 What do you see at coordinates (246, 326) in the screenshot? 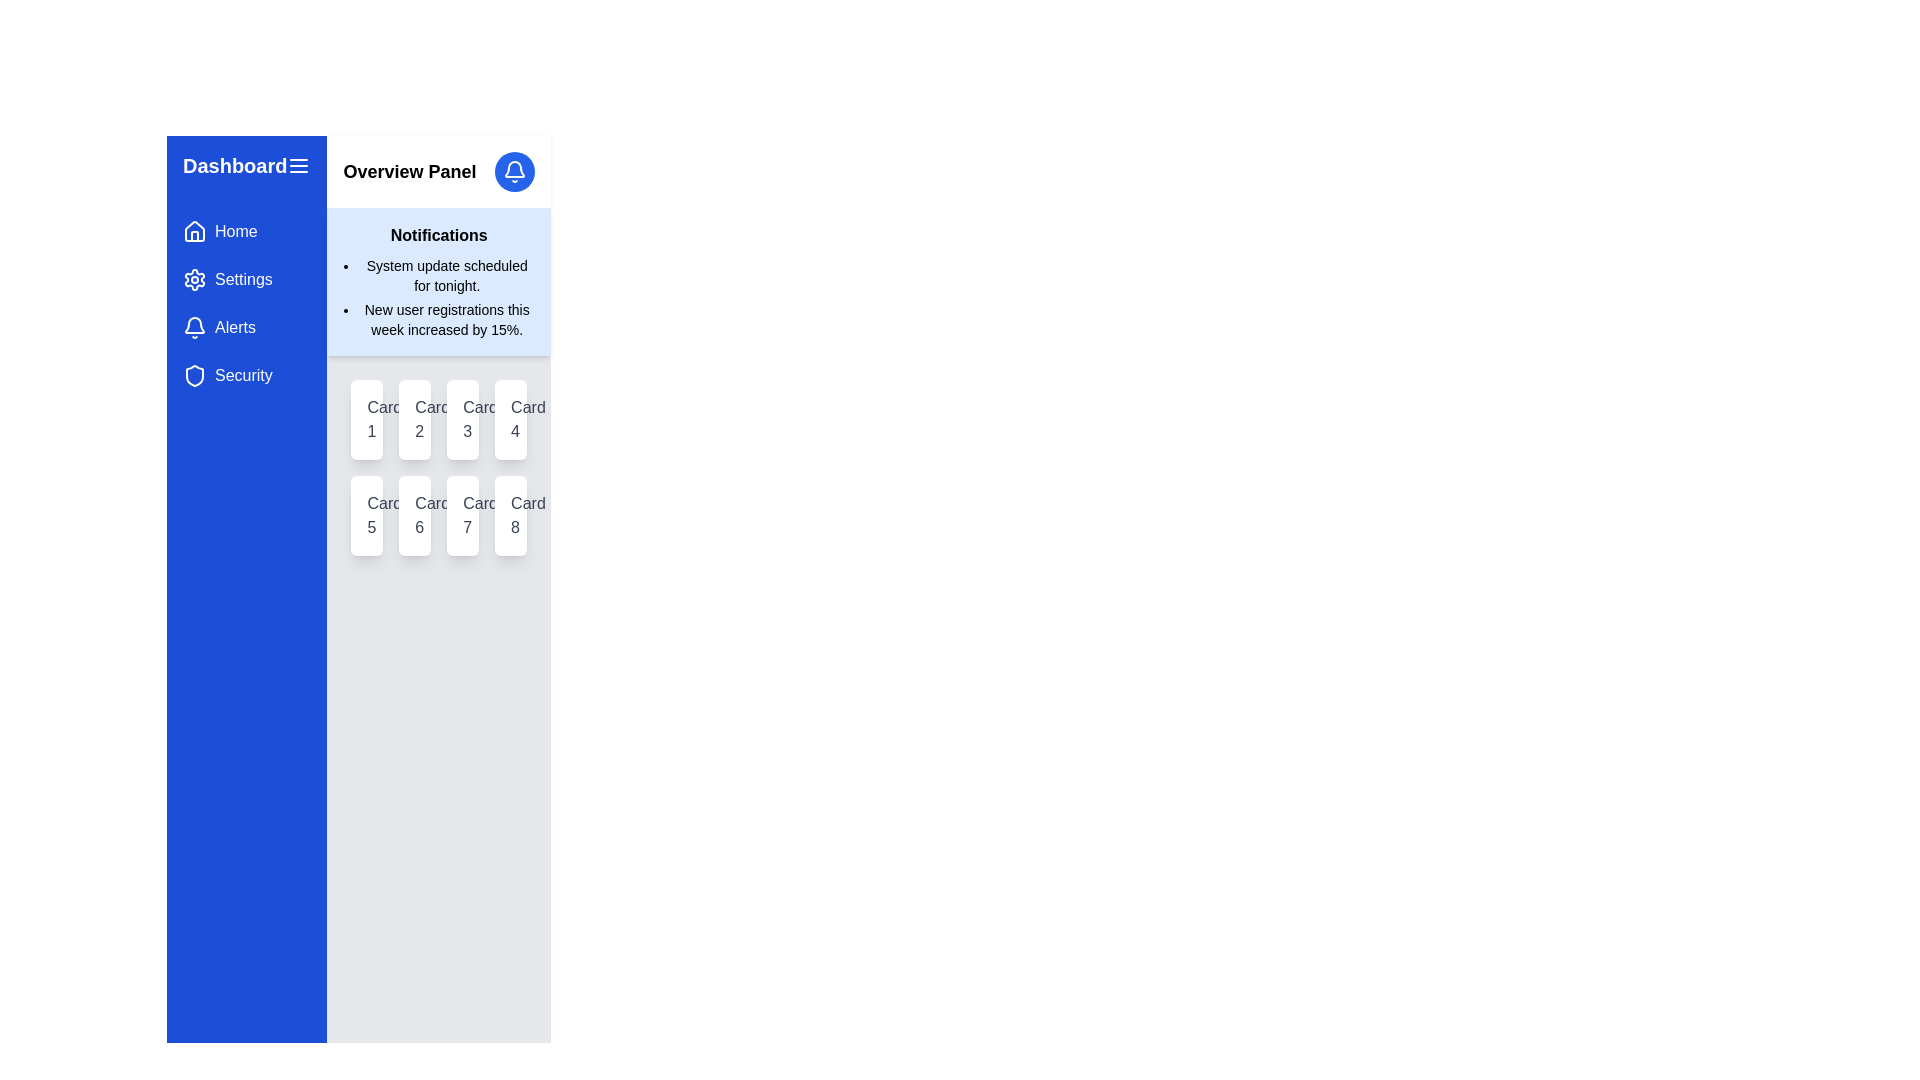
I see `the 'Alerts' navigation menu item, which is the third item in the left-side vertical navigation menu, featuring a bell icon and blue background` at bounding box center [246, 326].